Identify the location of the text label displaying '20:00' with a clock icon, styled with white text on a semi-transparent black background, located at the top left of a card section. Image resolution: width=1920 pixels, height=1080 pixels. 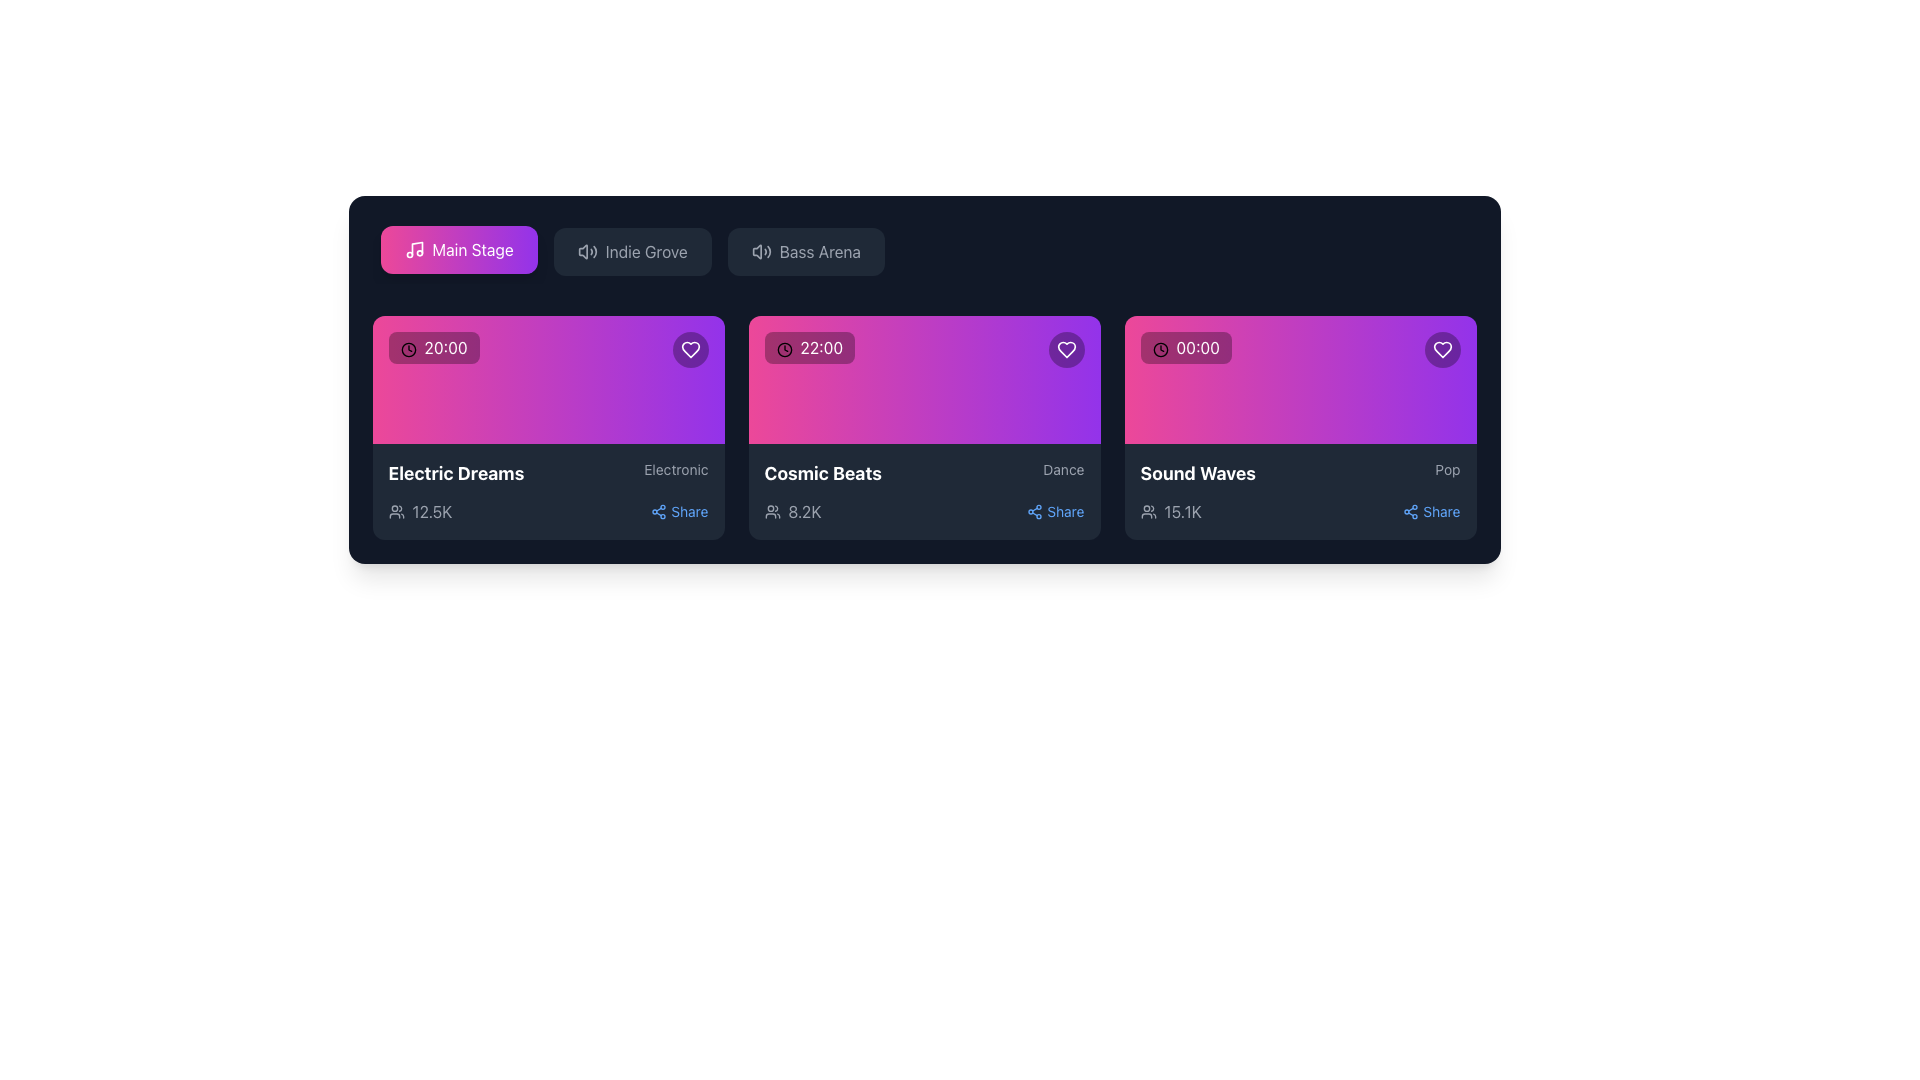
(433, 346).